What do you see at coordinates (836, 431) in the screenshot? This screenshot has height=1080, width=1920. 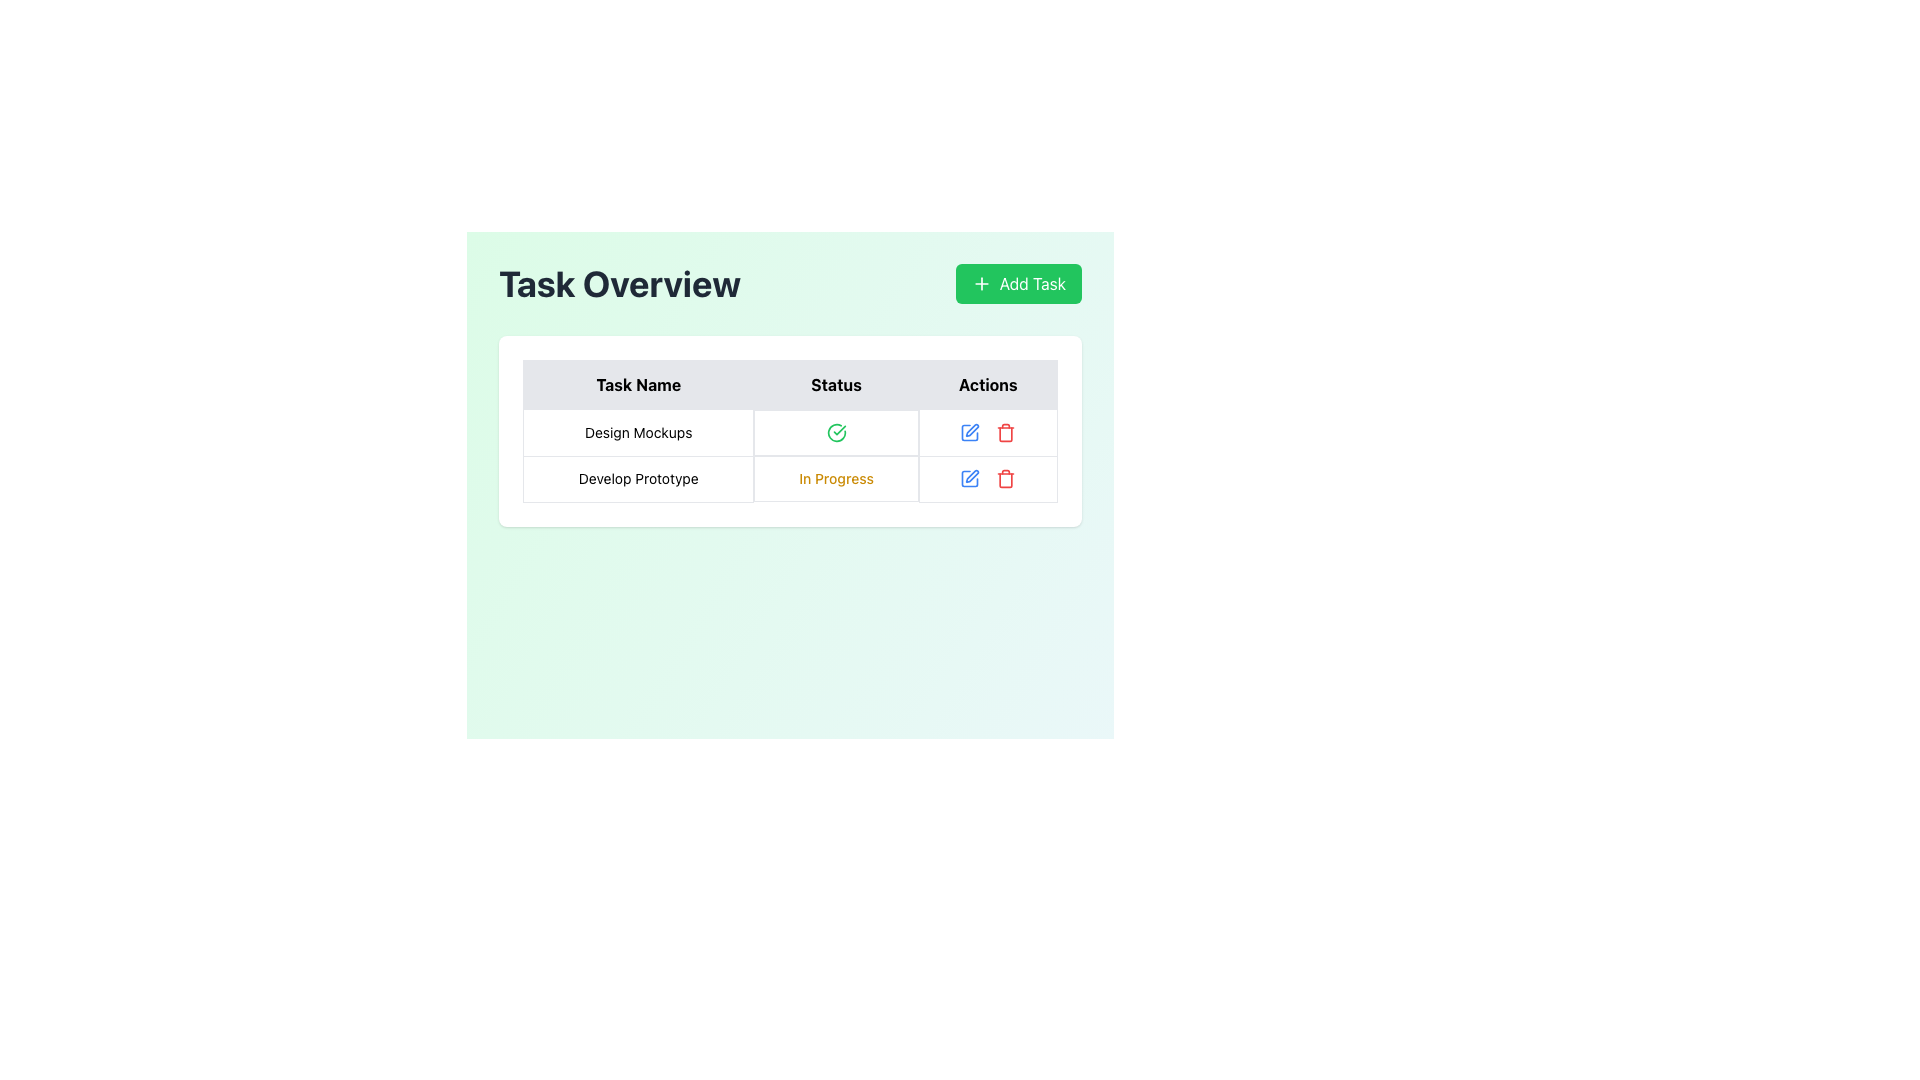 I see `the completion status icon for the task 'Design Mockups' located in the 'Status' column of the grid-like table` at bounding box center [836, 431].